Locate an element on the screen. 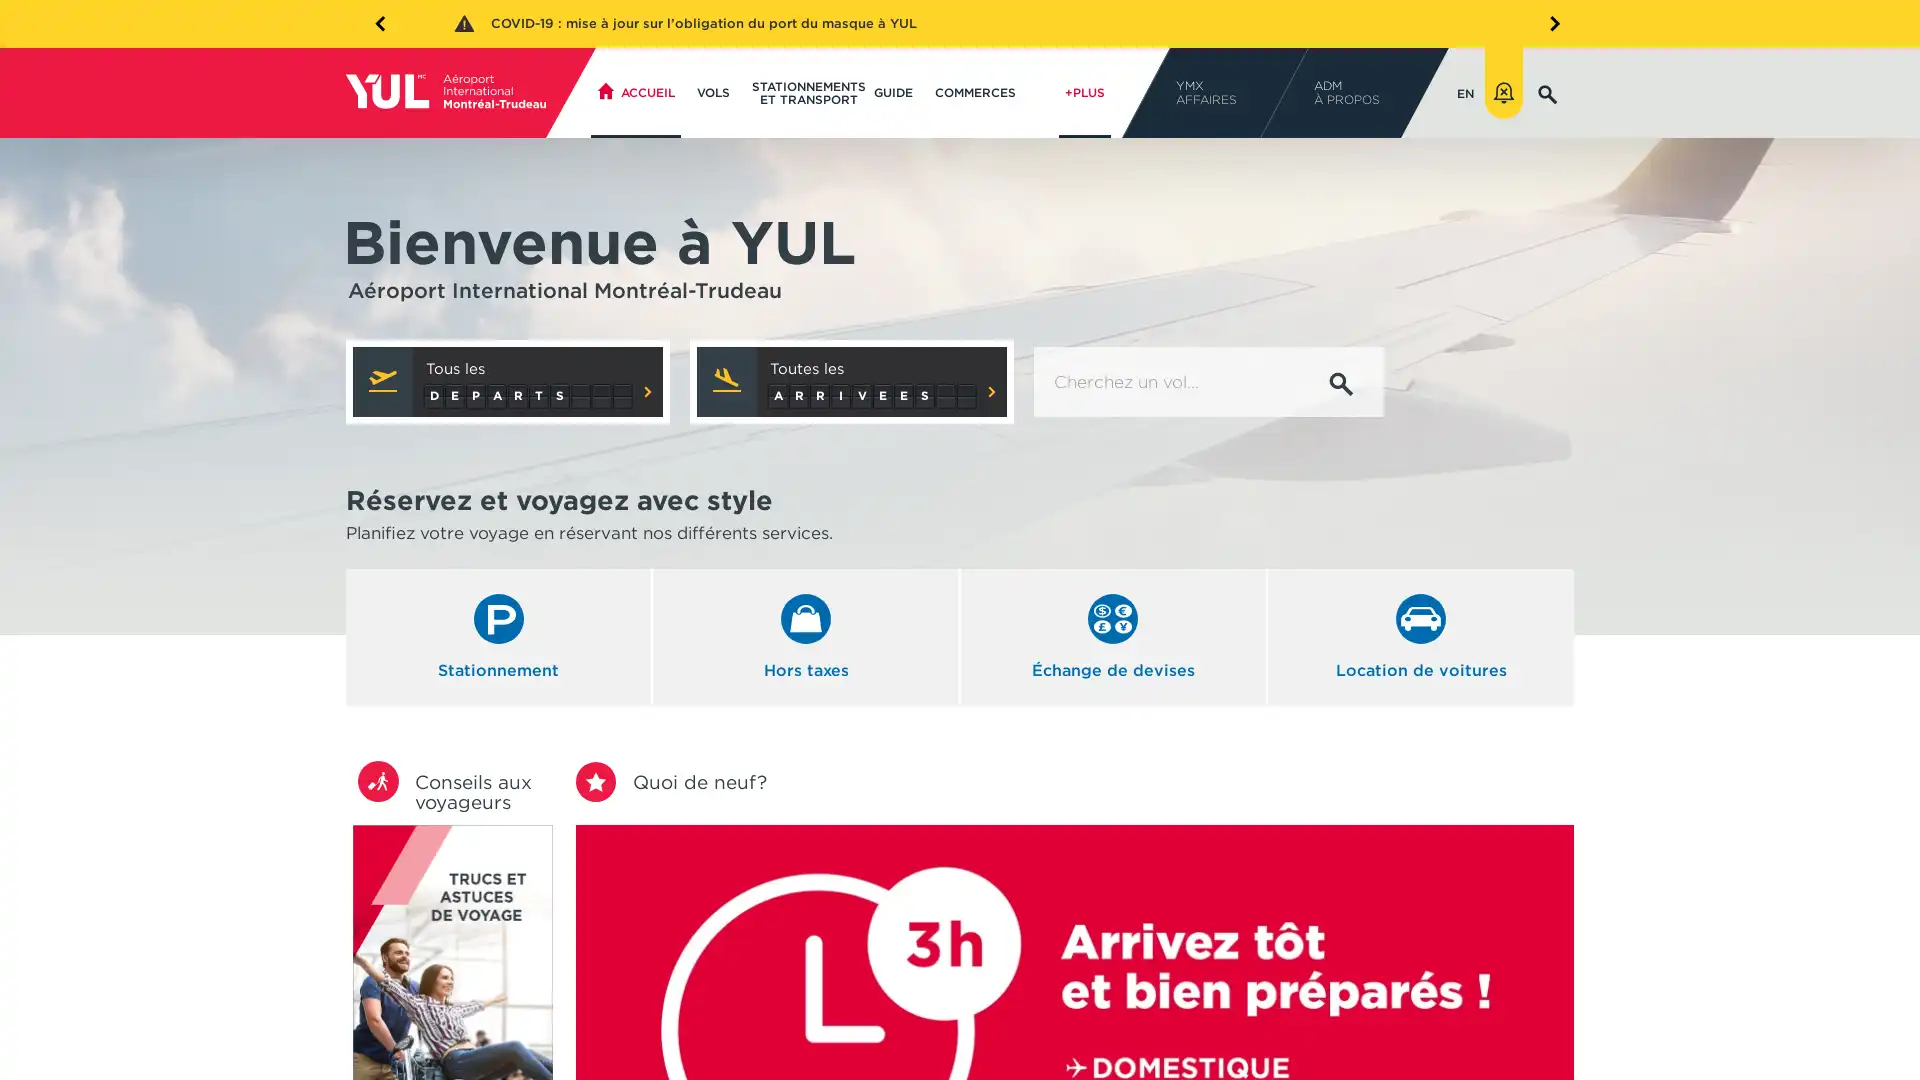 The width and height of the screenshot is (1920, 1080). Rechercher is located at coordinates (1326, 157).